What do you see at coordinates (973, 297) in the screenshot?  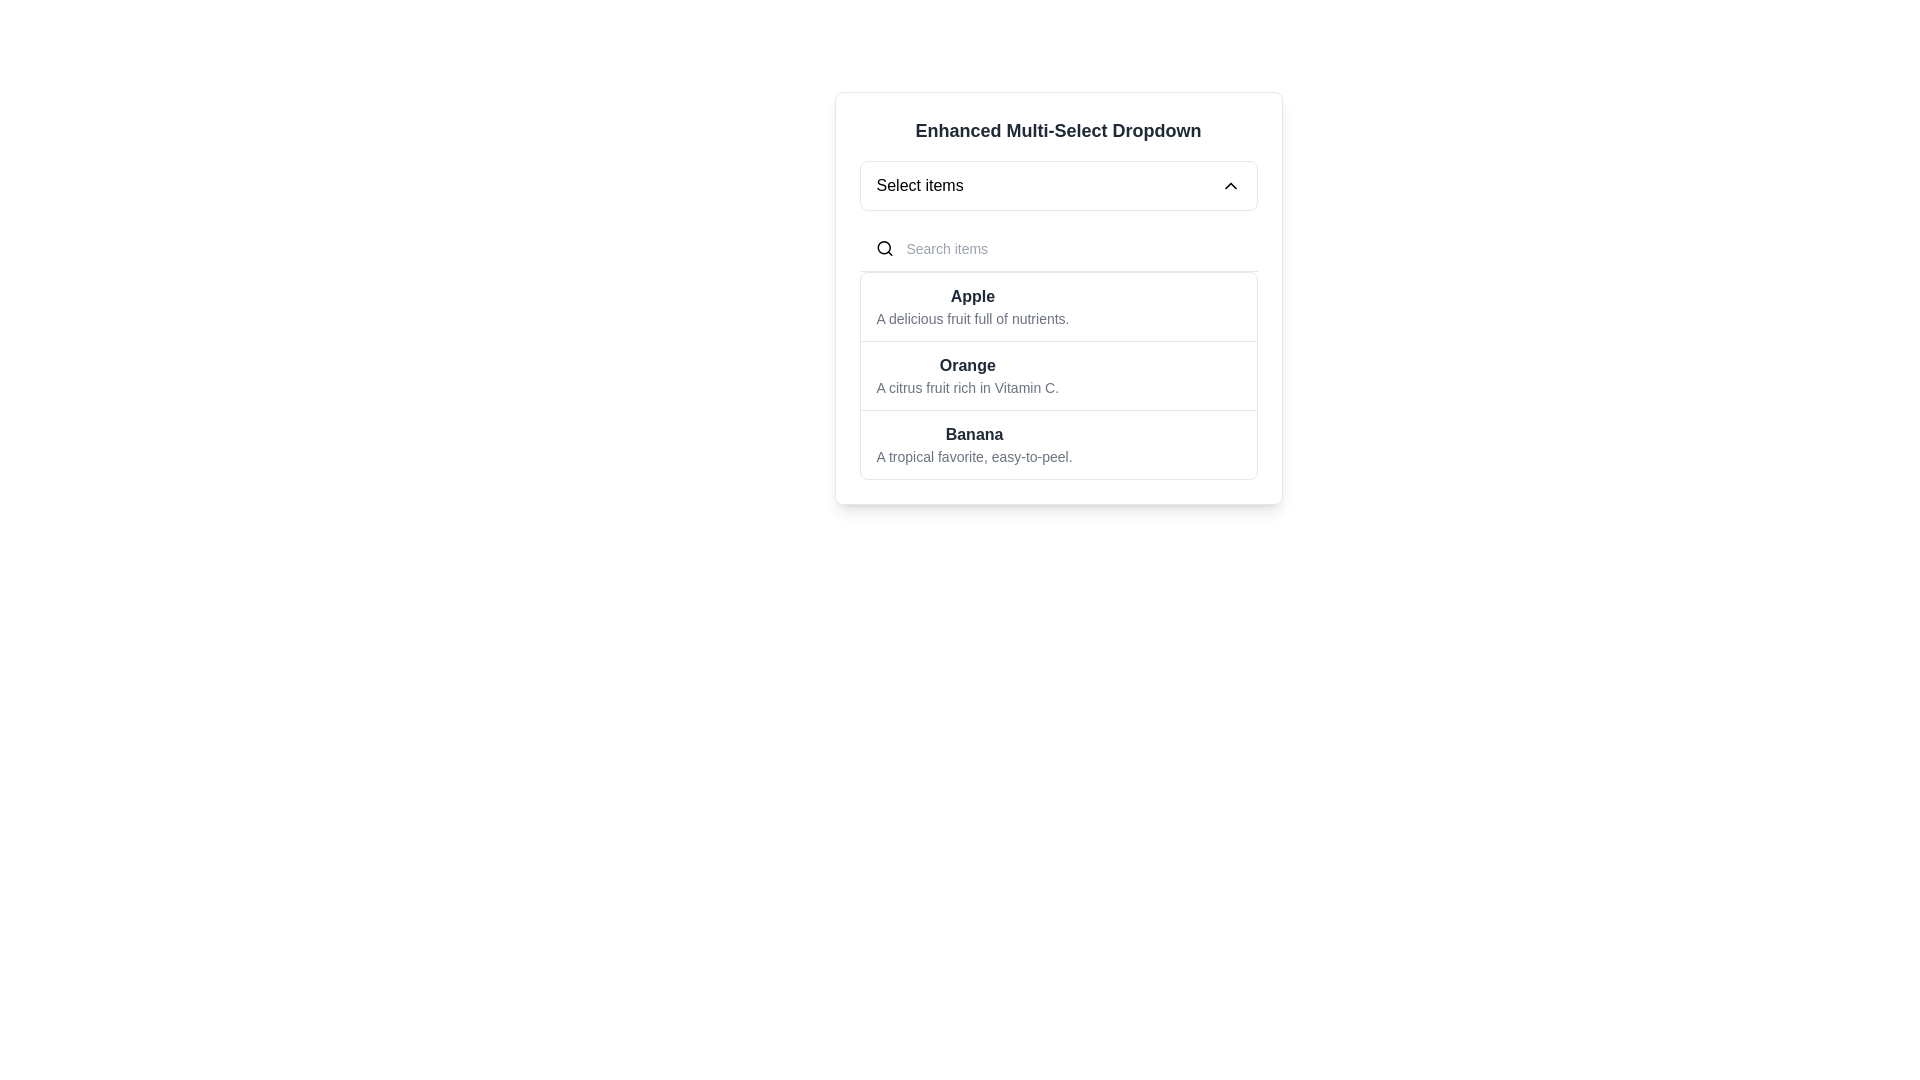 I see `the 'Apple' text label element, which is a bold dark gray font title located in a dropdown menu under the 'Search items' field` at bounding box center [973, 297].